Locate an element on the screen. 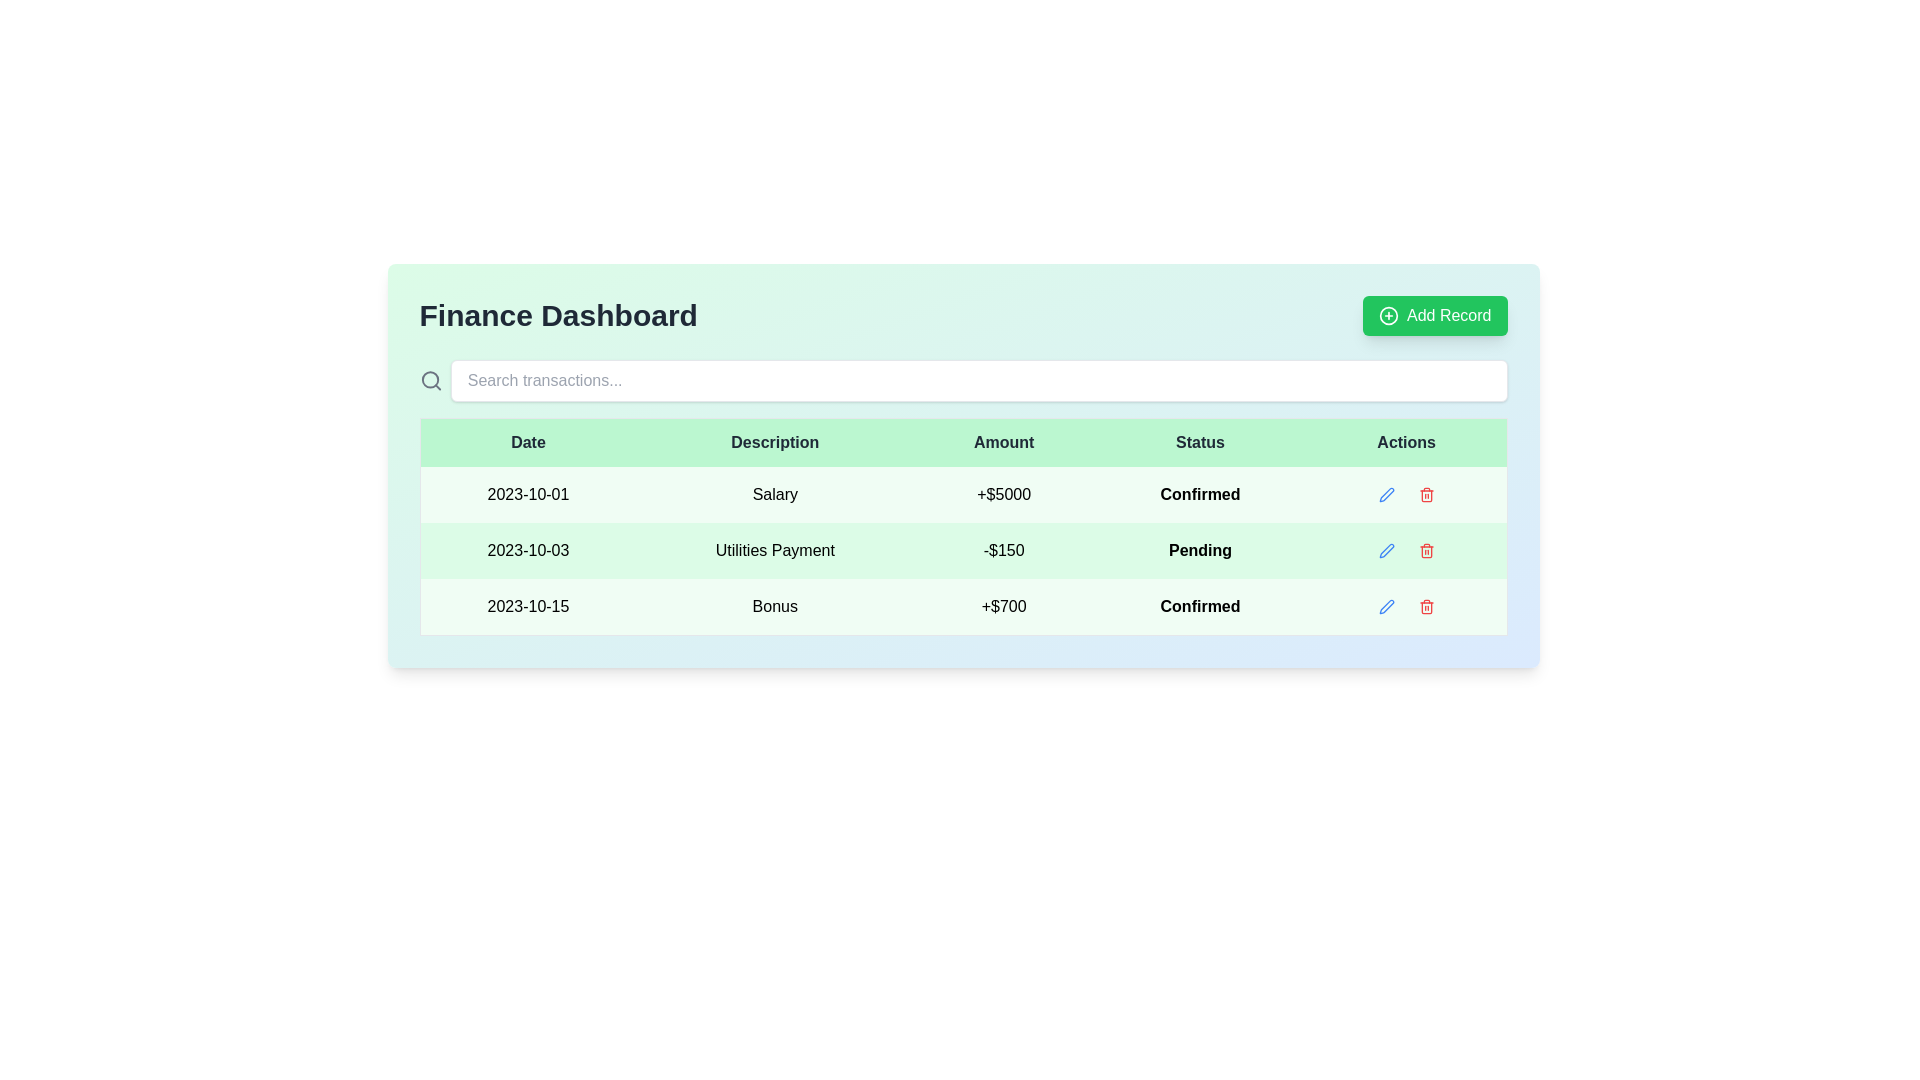  the magnifying glass icon, which is styled minimally with a circular handle, located to the left of the 'Search transactions...' input box is located at coordinates (430, 381).